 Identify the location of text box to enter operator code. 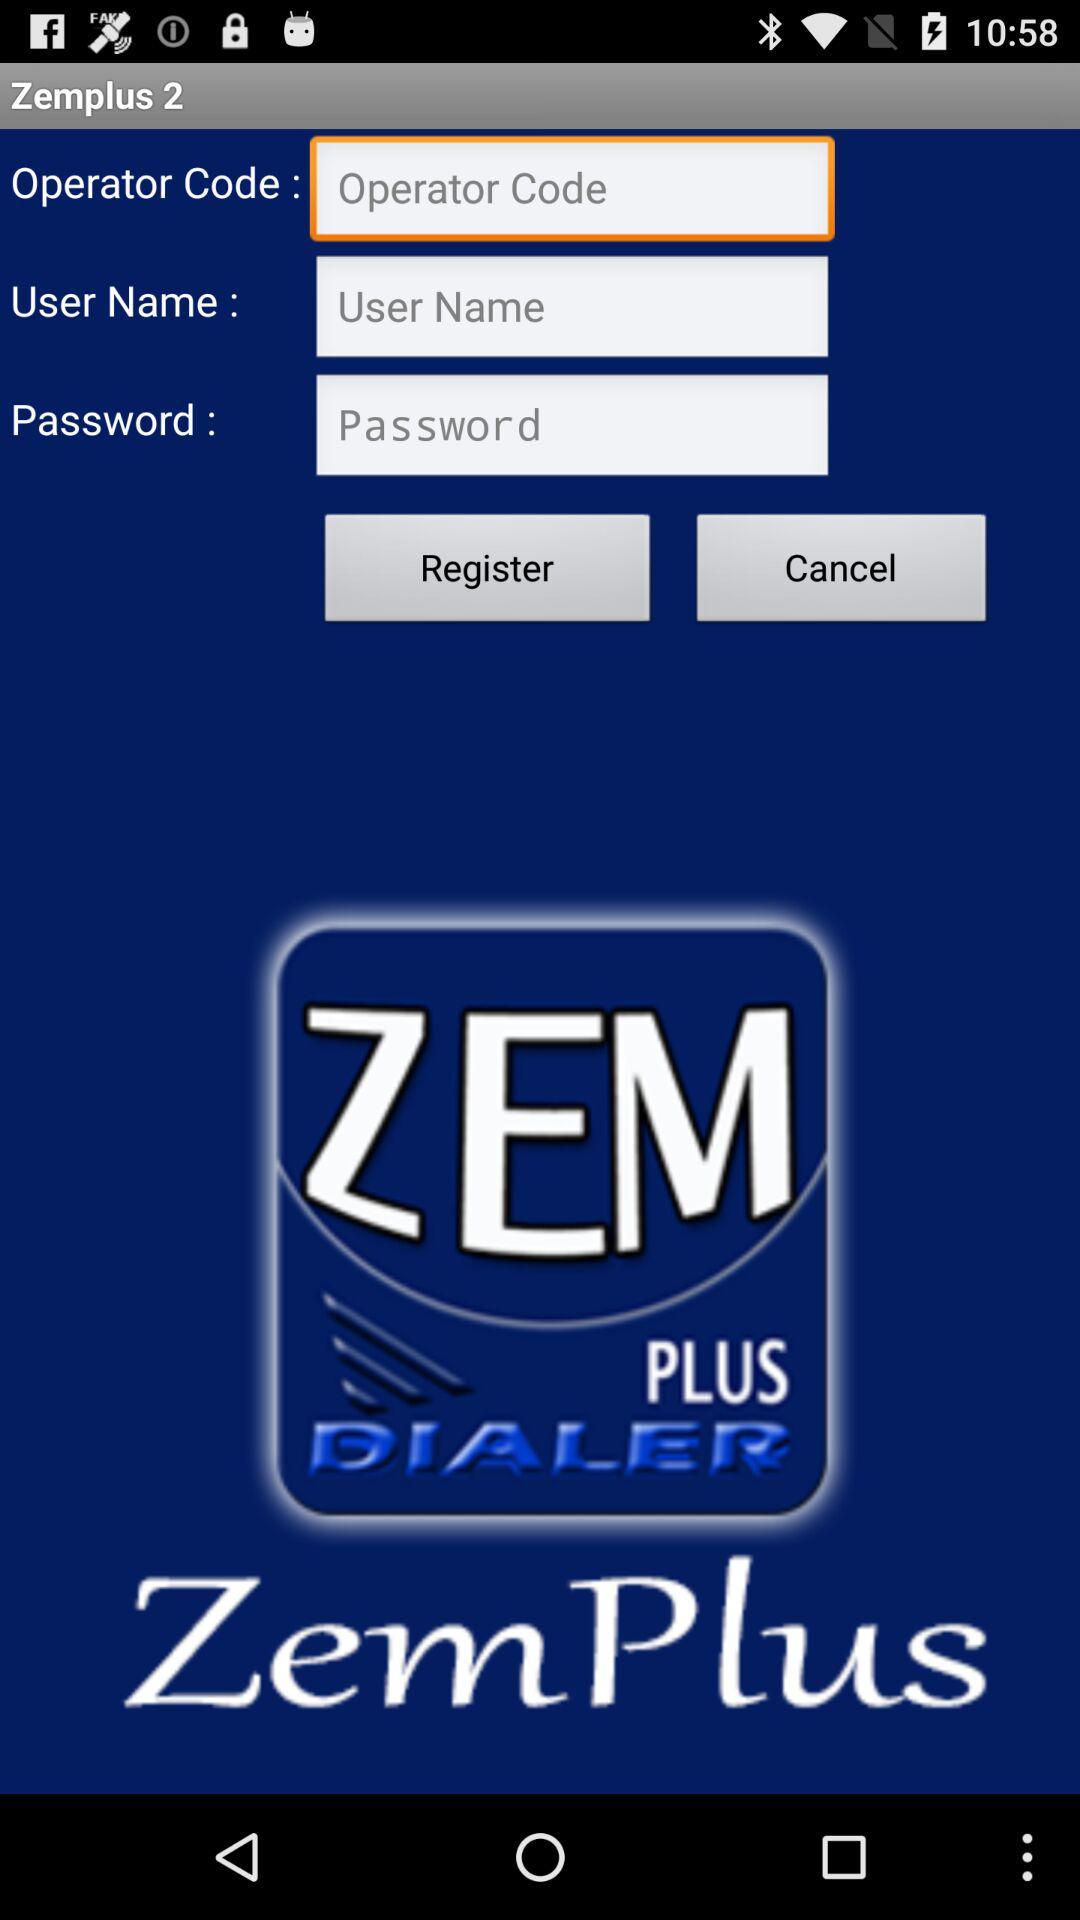
(572, 190).